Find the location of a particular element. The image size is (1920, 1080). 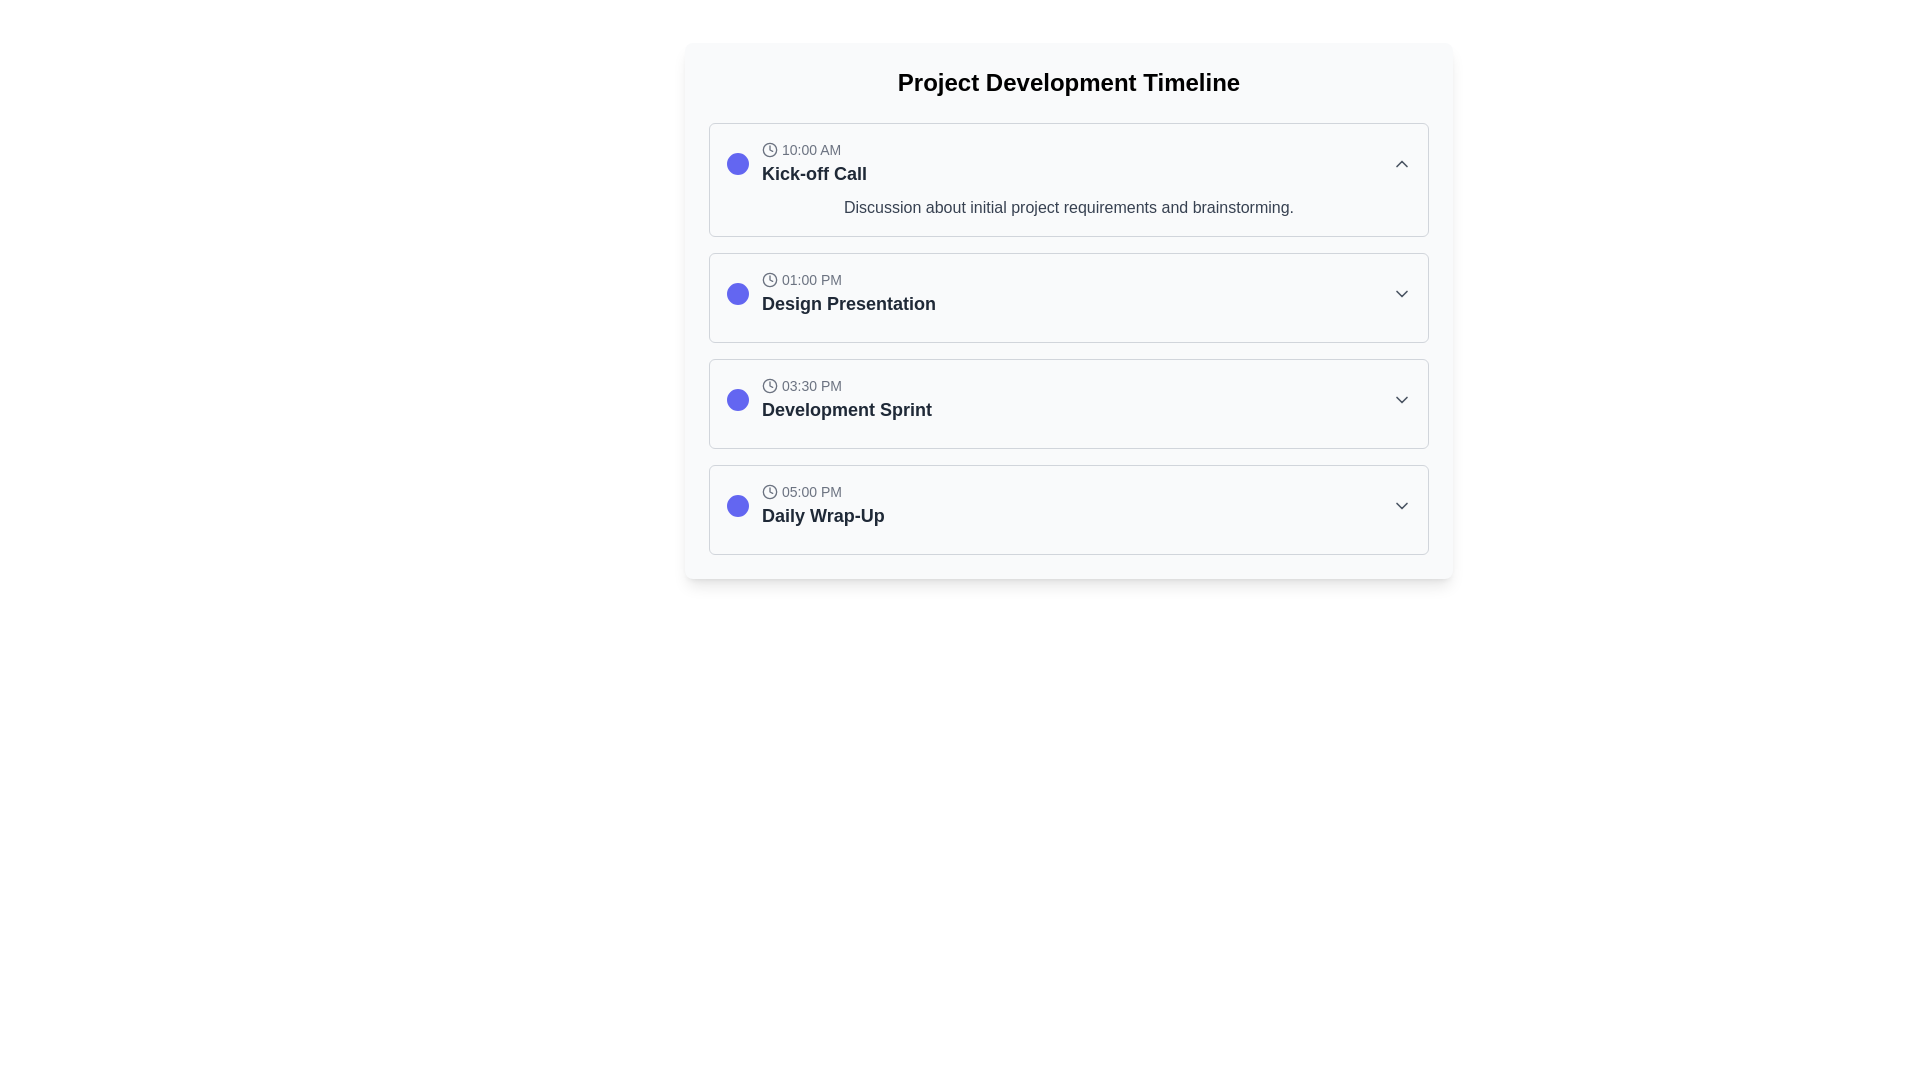

the text label displaying '05:00 PM' that is part of the 'Daily Wrap-Up' entry, located near the left edge and accompanied by a clock icon is located at coordinates (823, 492).